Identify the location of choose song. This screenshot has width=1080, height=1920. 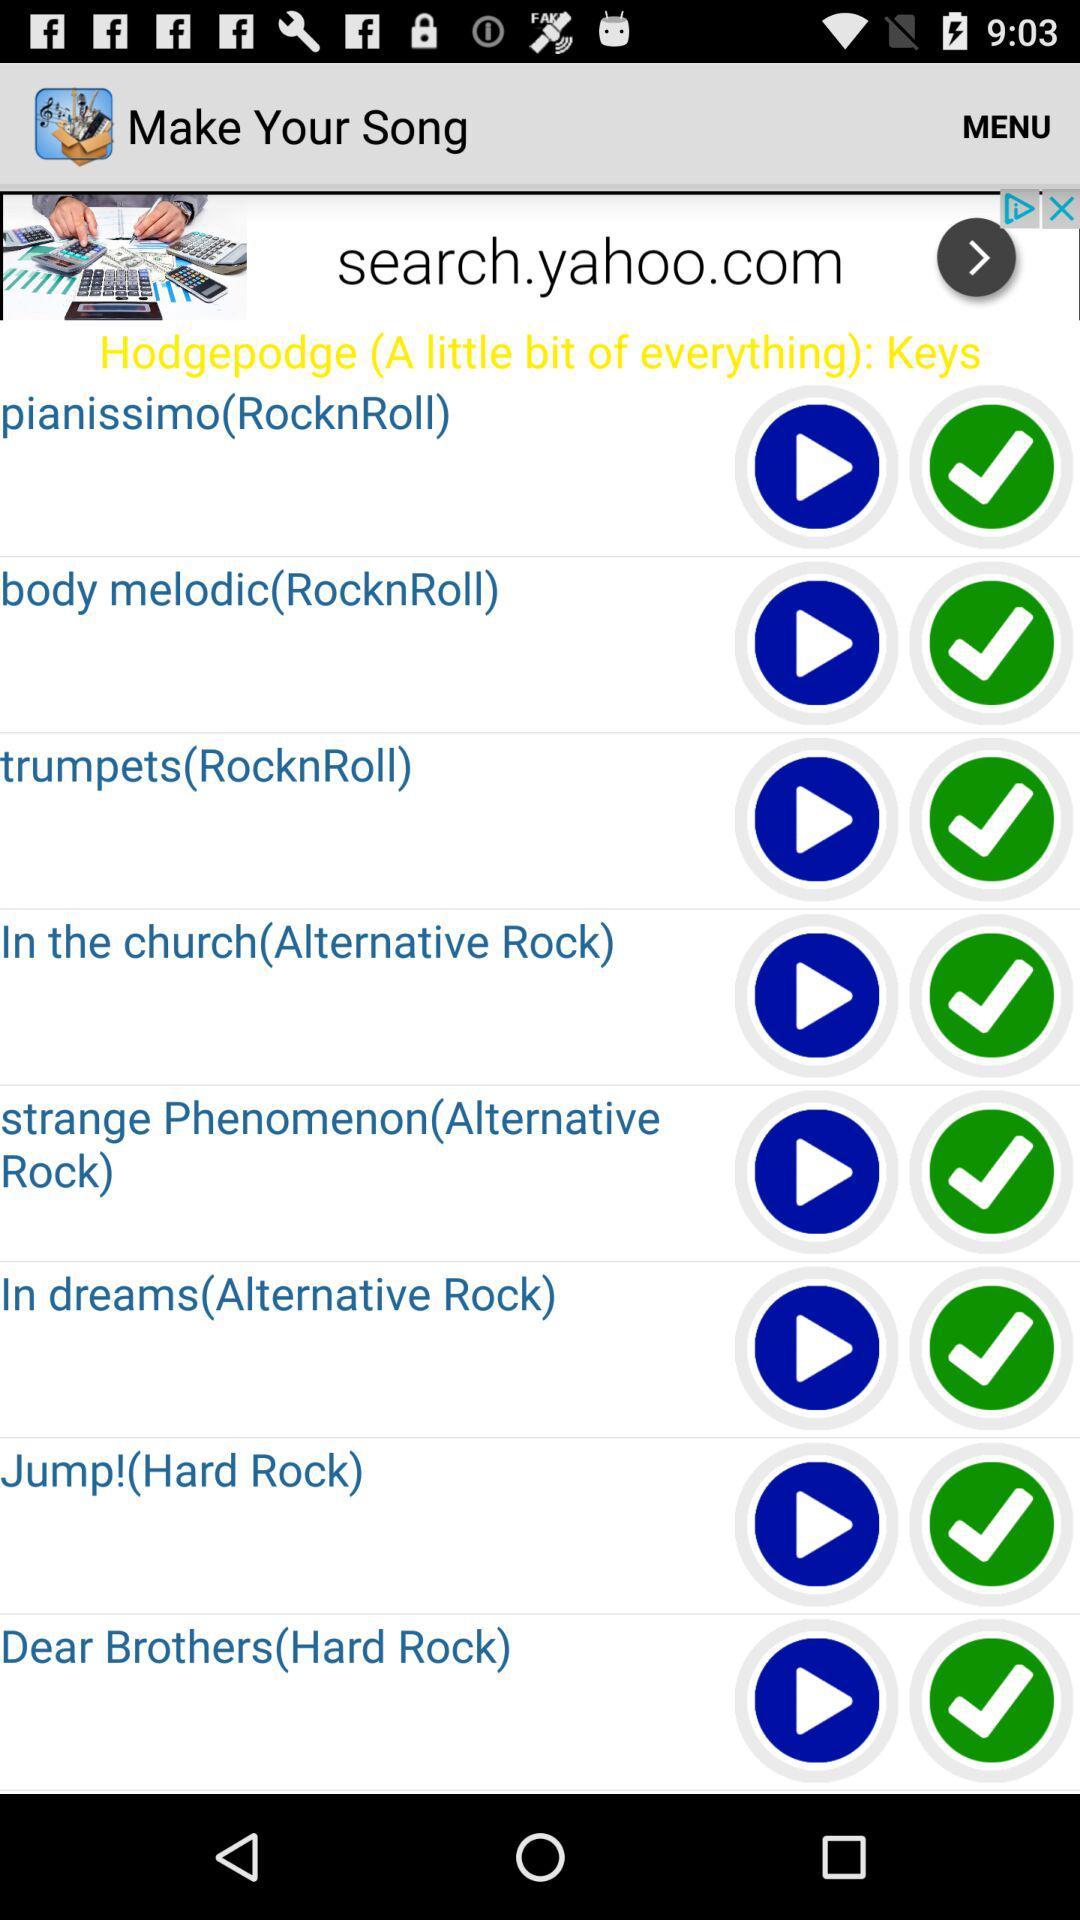
(992, 1173).